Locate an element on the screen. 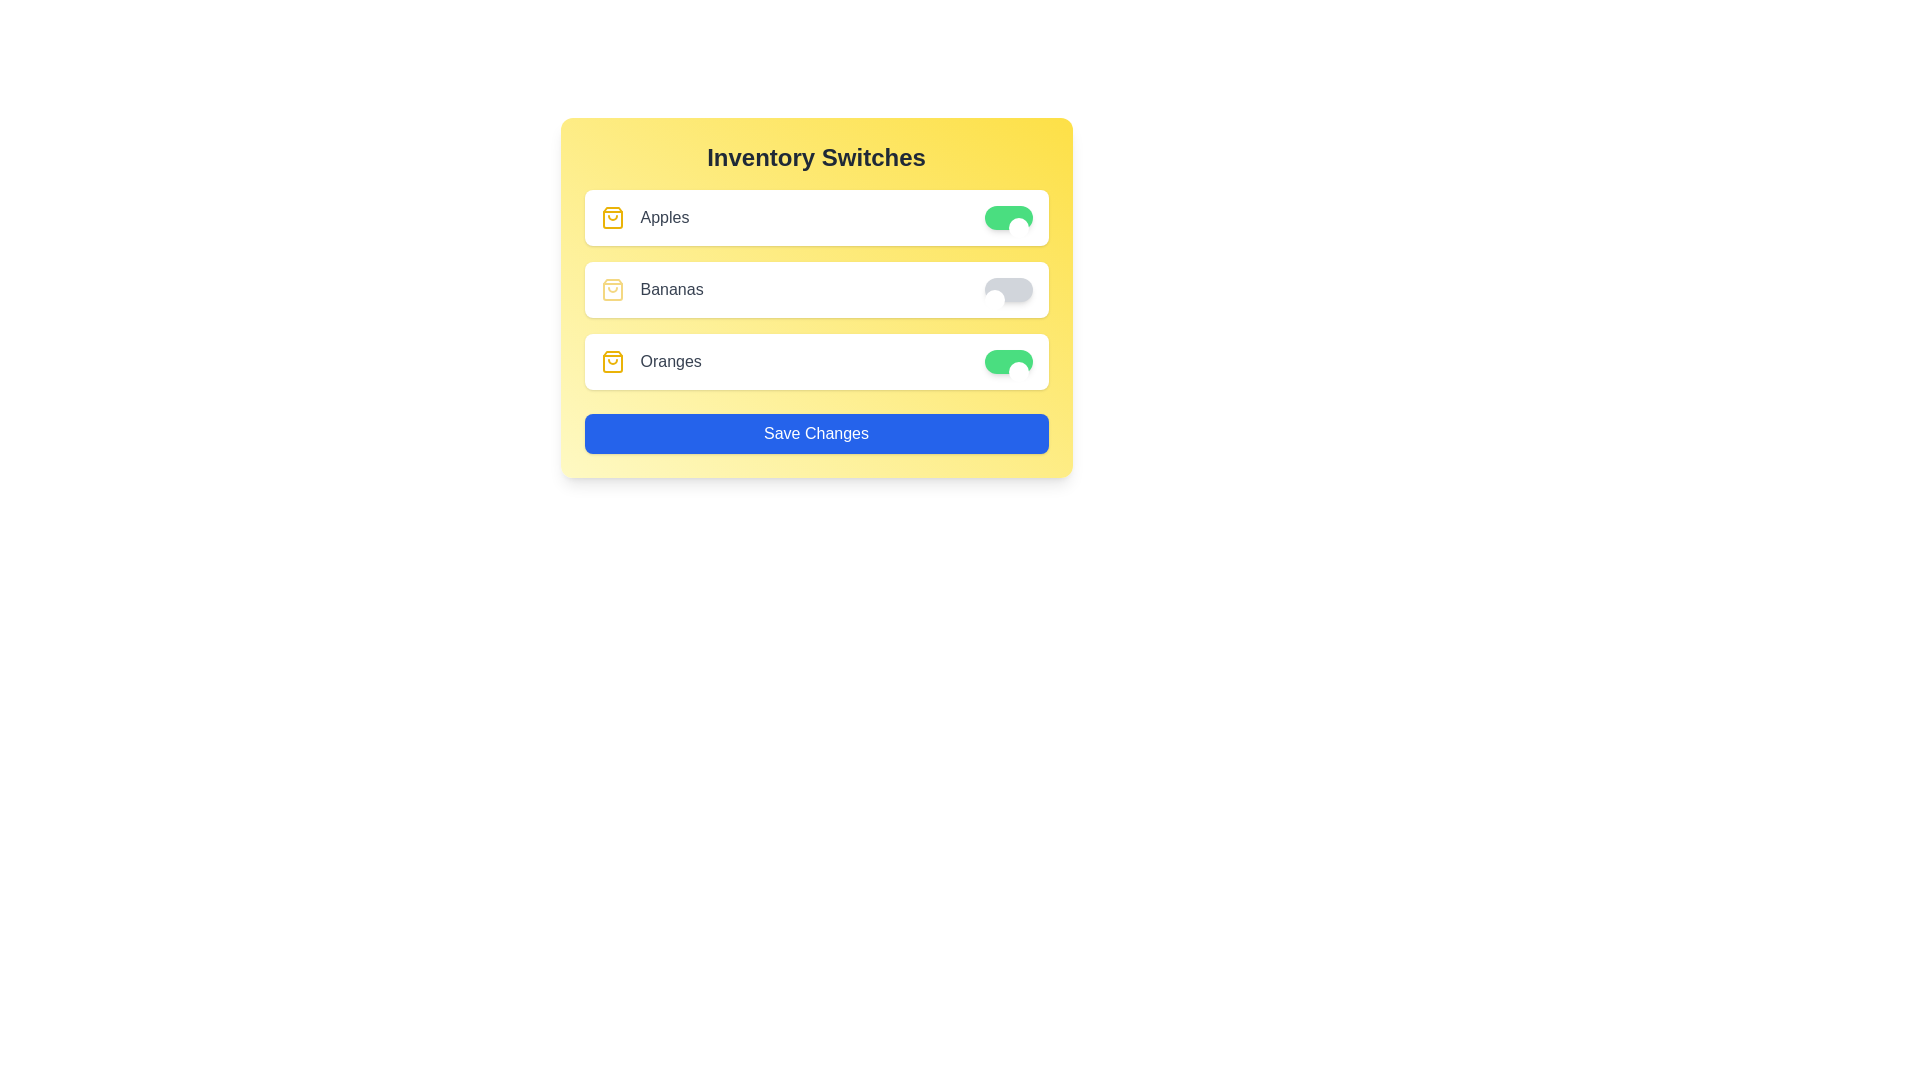  the 'Save Changes' button is located at coordinates (816, 433).